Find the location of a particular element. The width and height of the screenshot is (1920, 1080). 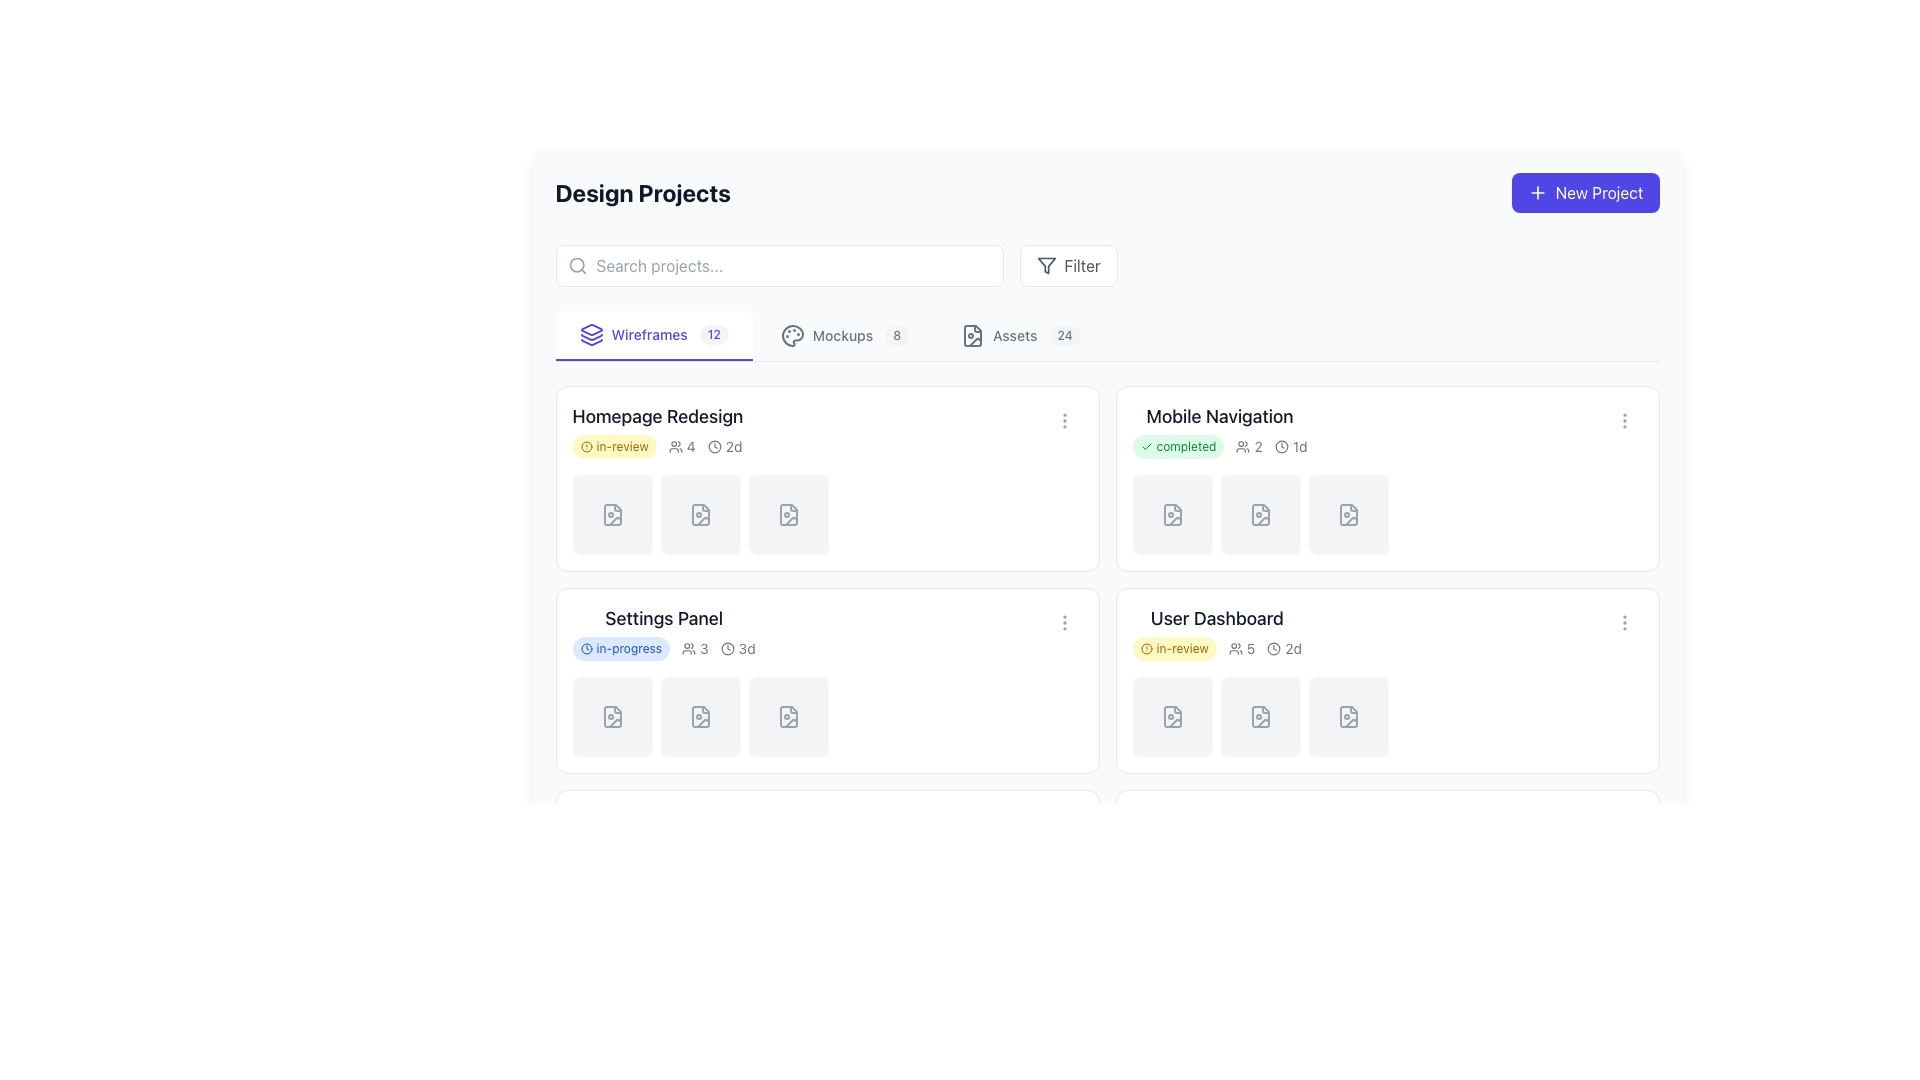

the icon representing a file placeholder, located in the bottom-right corner of the 'User Dashboard' section, which is the third icon in the row is located at coordinates (1348, 716).